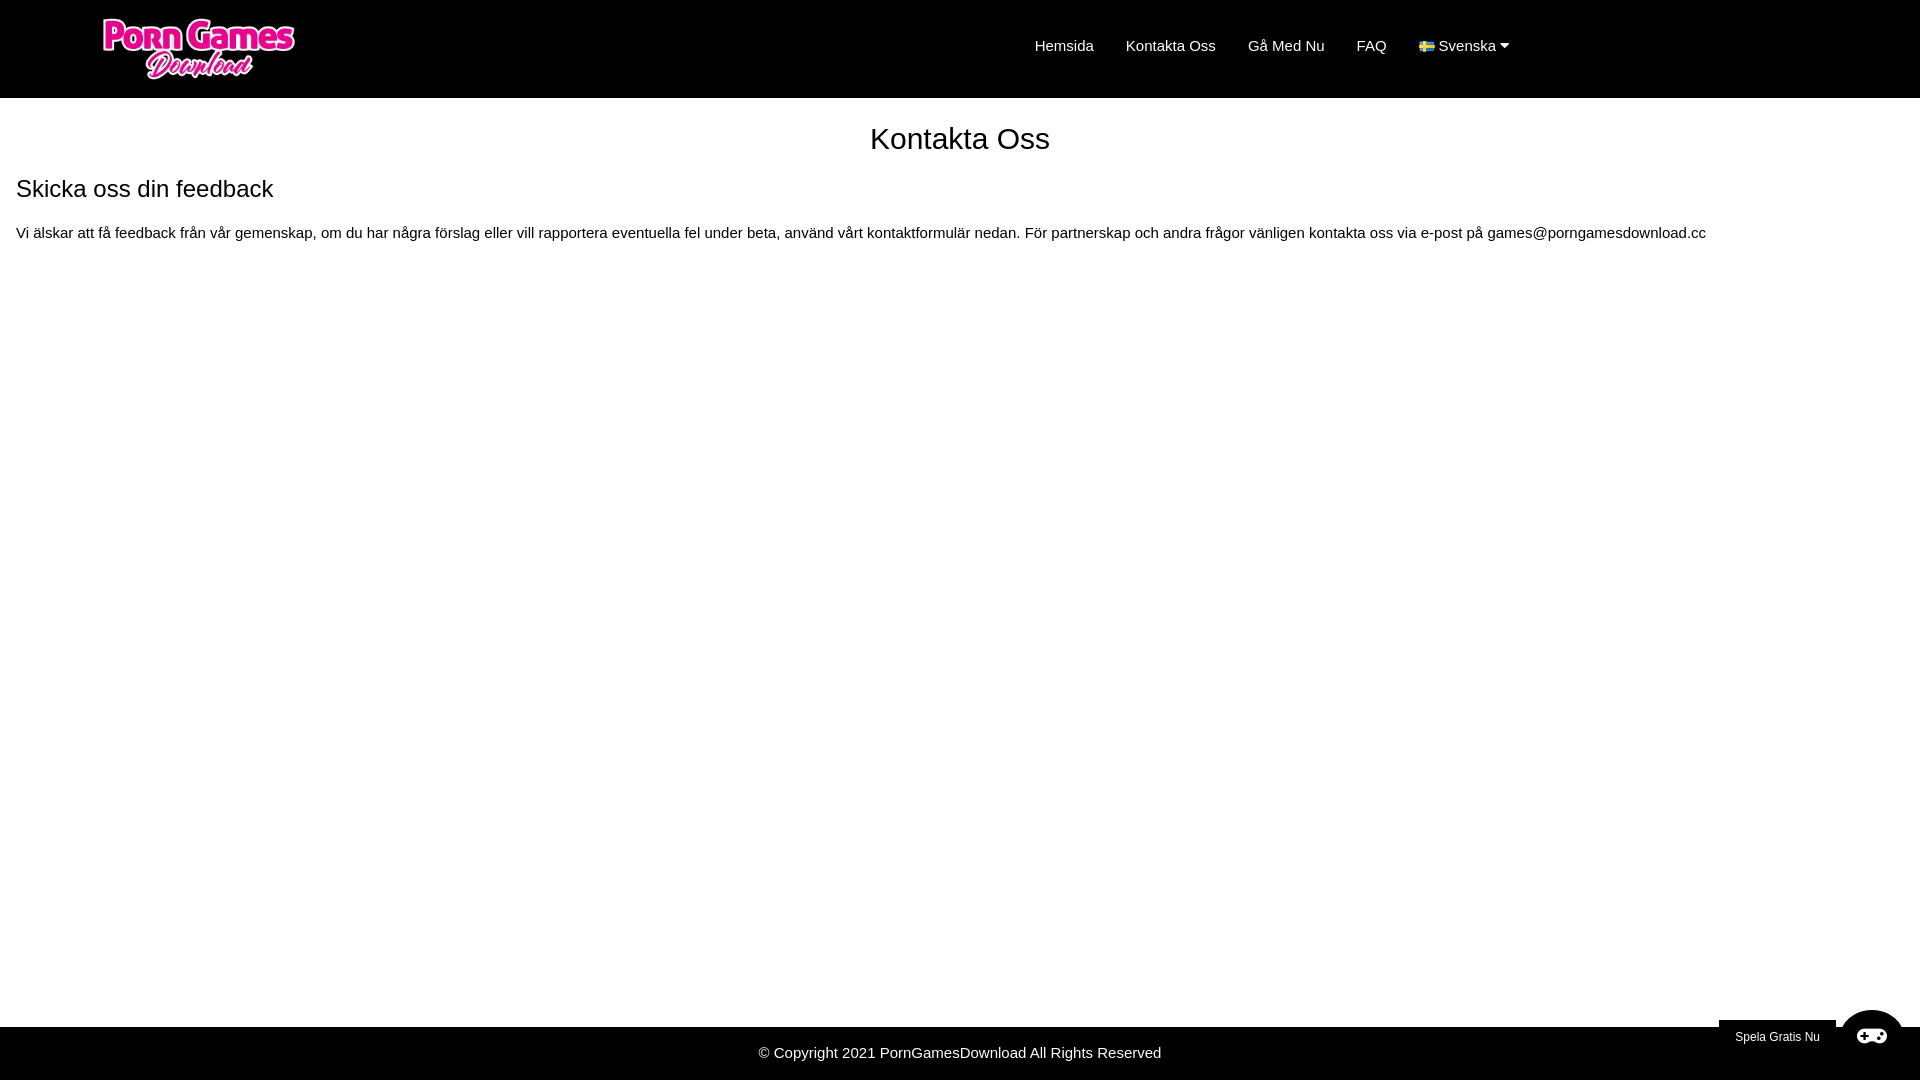  Describe the element at coordinates (1340, 45) in the screenshot. I see `'FAQ'` at that location.